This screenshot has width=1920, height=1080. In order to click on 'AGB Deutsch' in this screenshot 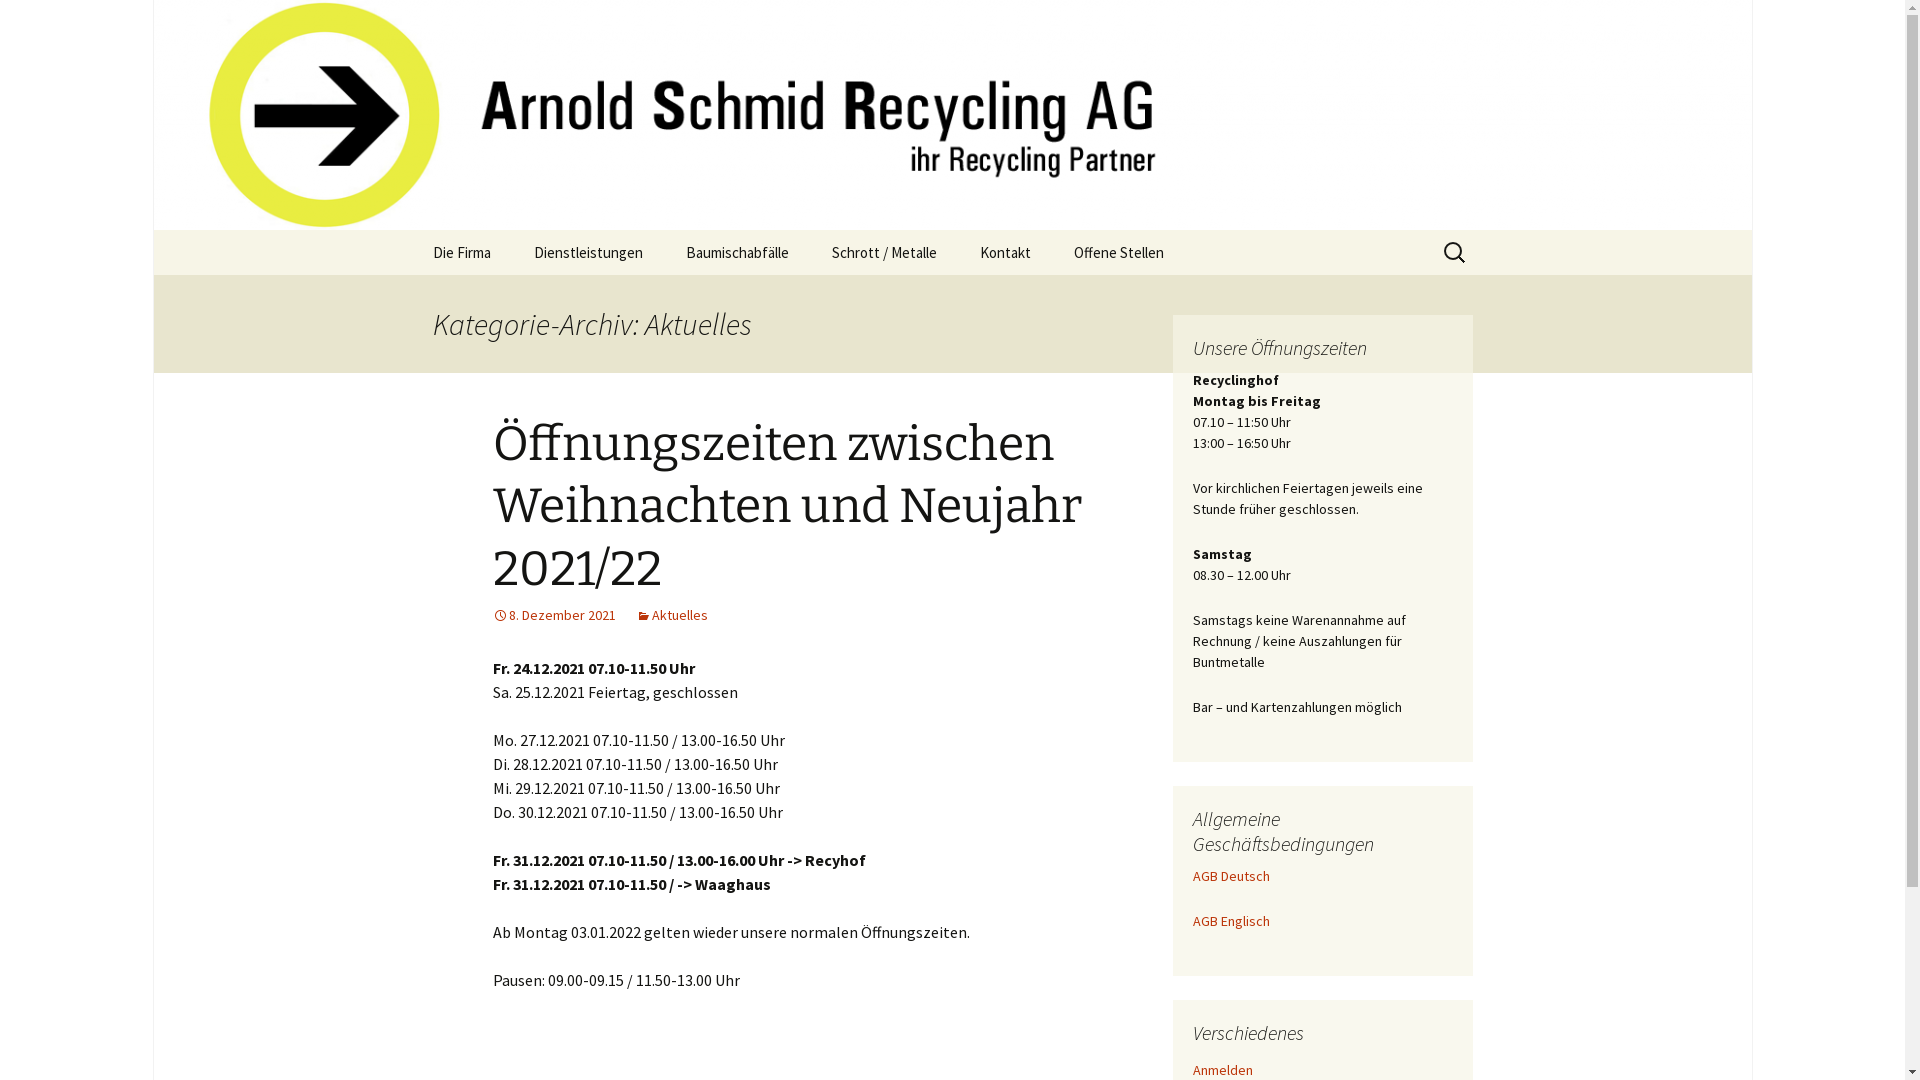, I will do `click(1229, 874)`.